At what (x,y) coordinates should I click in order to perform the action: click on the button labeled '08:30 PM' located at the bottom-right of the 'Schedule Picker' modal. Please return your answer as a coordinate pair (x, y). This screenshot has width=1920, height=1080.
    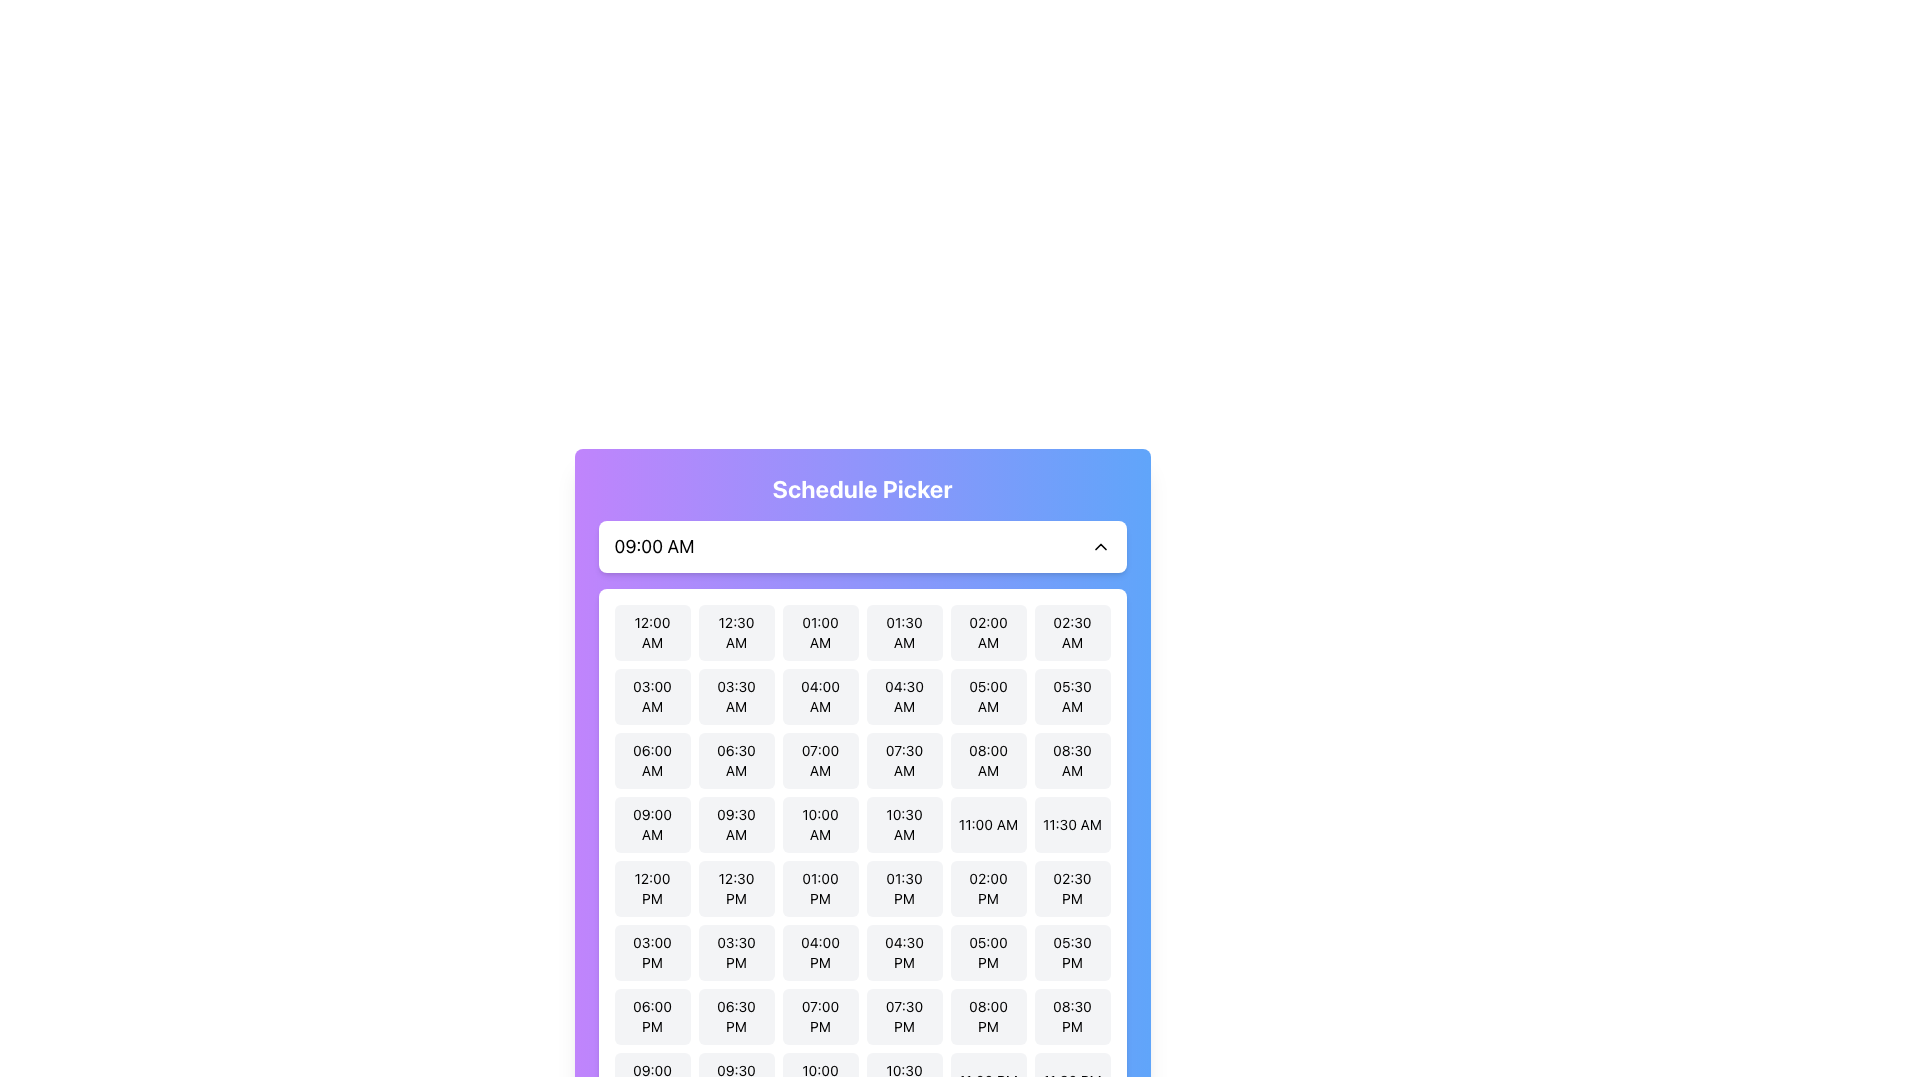
    Looking at the image, I should click on (1071, 1017).